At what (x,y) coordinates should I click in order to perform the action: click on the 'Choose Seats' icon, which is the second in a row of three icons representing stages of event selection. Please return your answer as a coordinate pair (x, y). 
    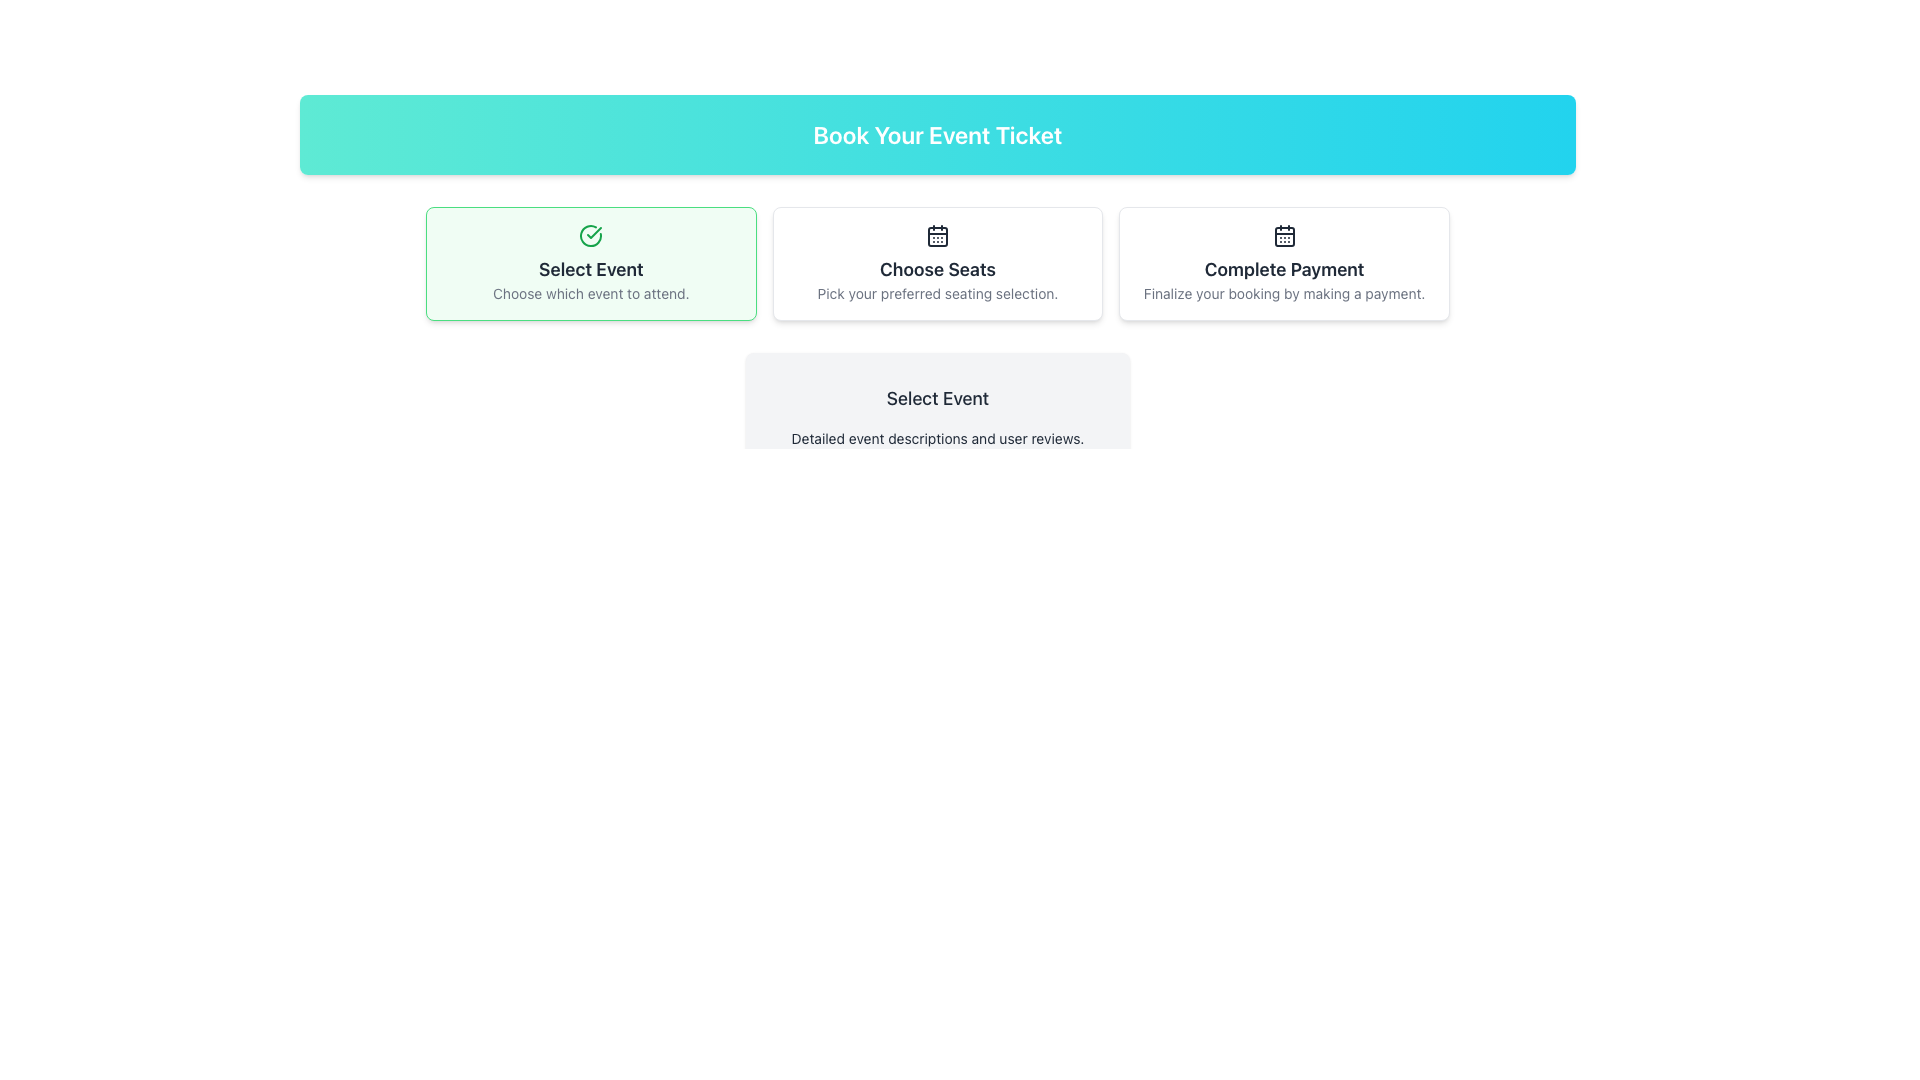
    Looking at the image, I should click on (936, 235).